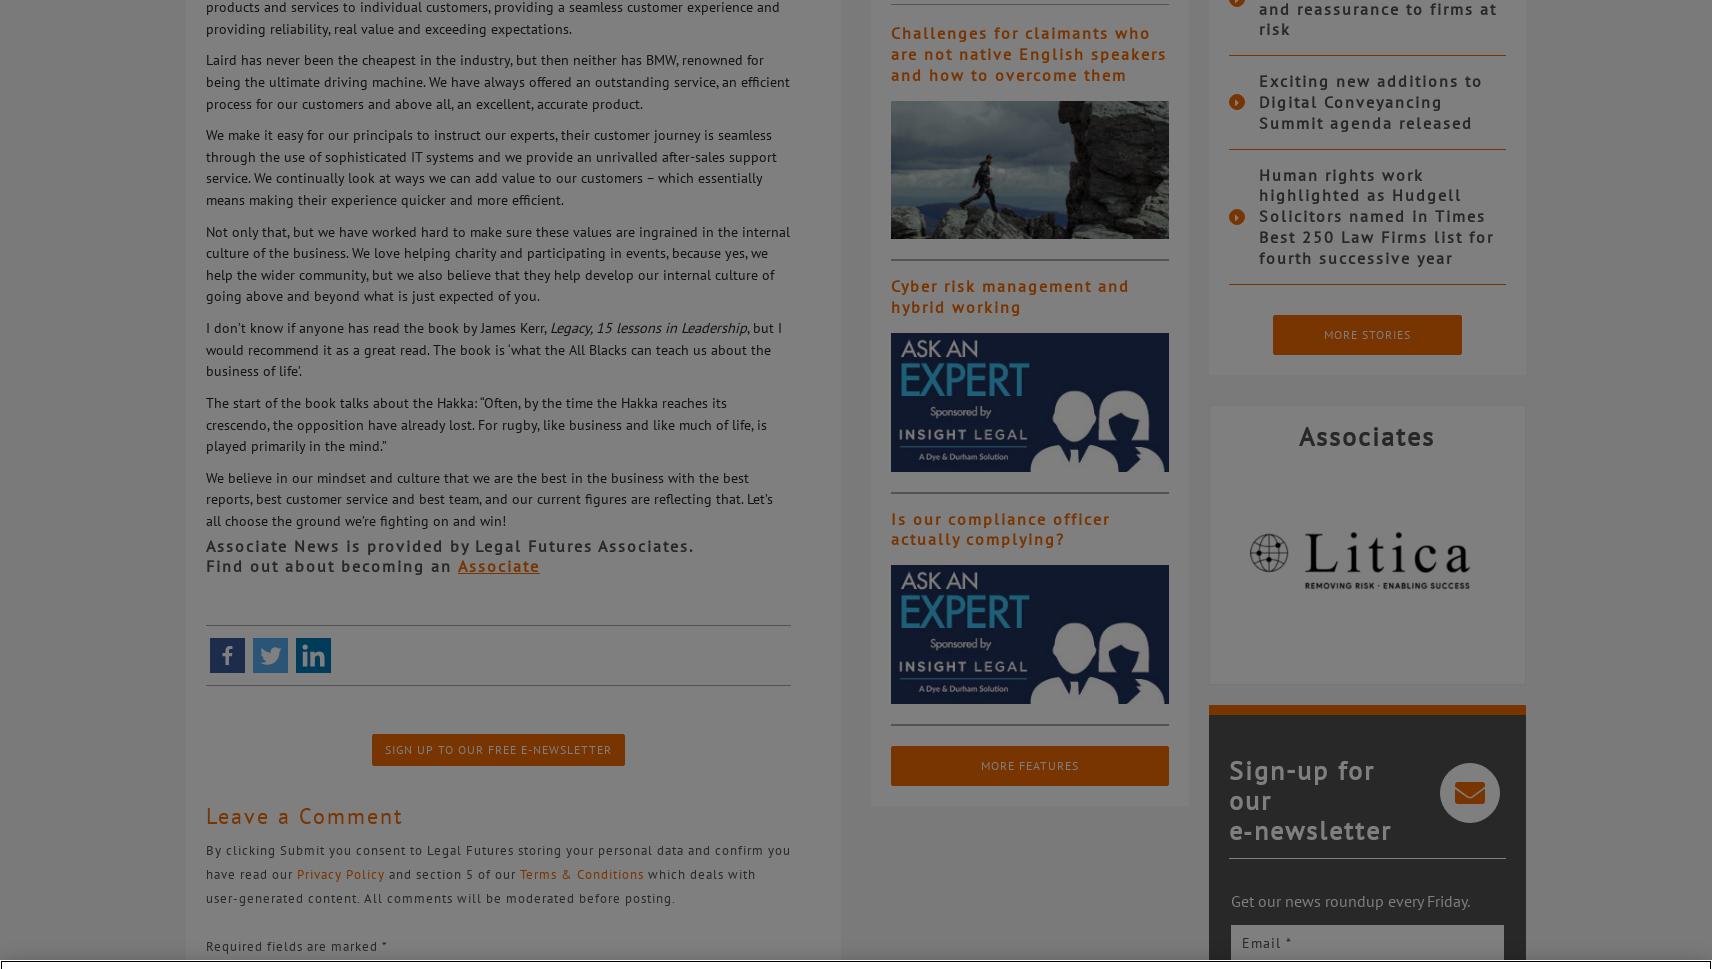 The height and width of the screenshot is (969, 1712). Describe the element at coordinates (497, 749) in the screenshot. I see `'Sign up to our free e-newsletter'` at that location.